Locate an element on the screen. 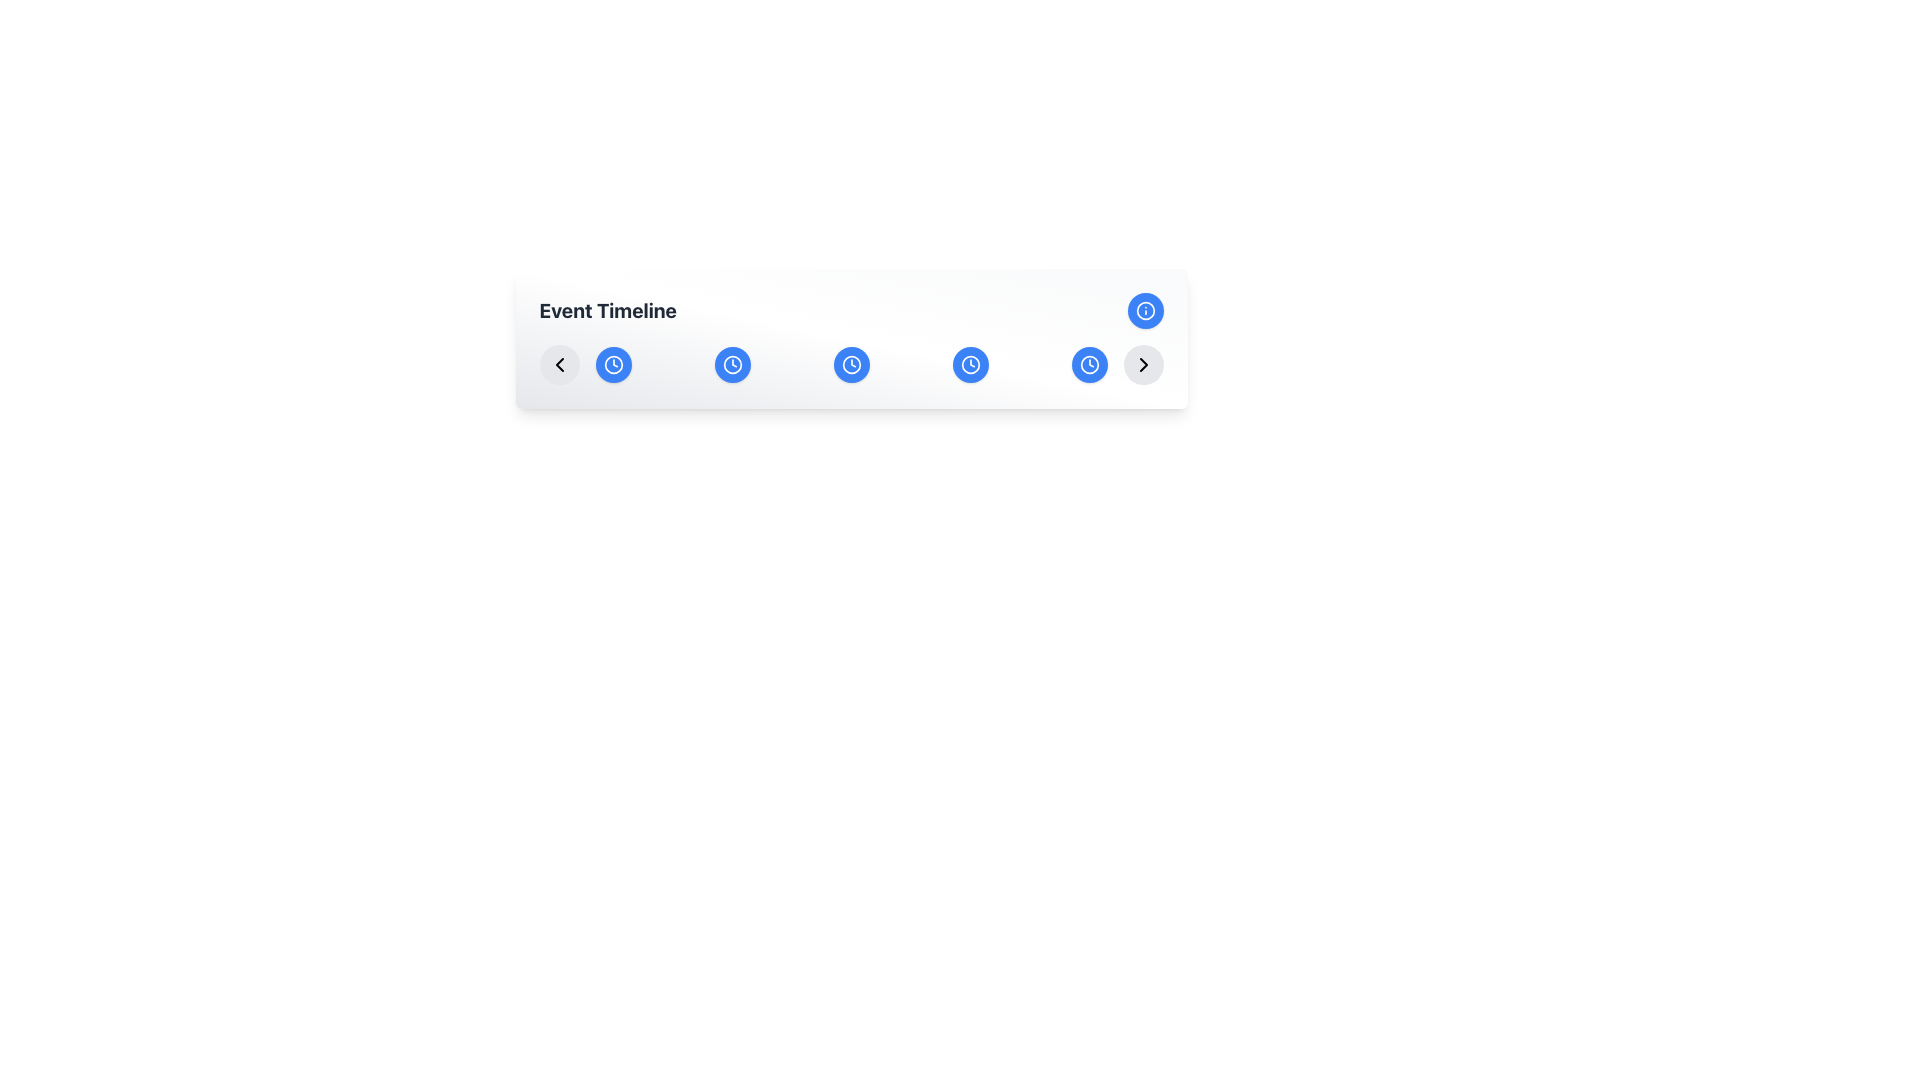  the circular clock icon with a blue outer circle located in the second position of the horizontal interface titled 'Event Timeline' is located at coordinates (612, 365).